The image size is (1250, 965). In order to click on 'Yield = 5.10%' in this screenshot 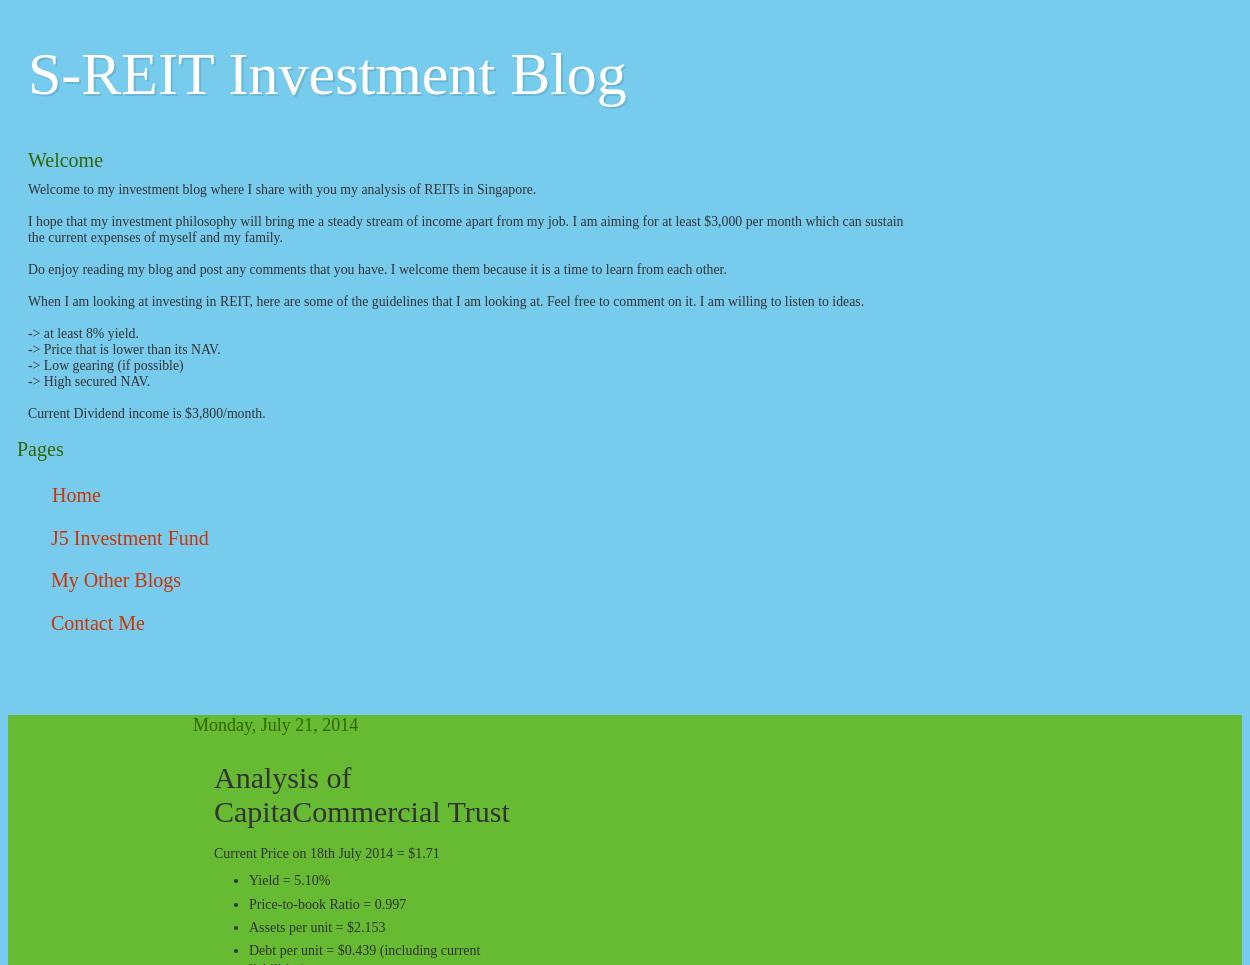, I will do `click(293, 880)`.